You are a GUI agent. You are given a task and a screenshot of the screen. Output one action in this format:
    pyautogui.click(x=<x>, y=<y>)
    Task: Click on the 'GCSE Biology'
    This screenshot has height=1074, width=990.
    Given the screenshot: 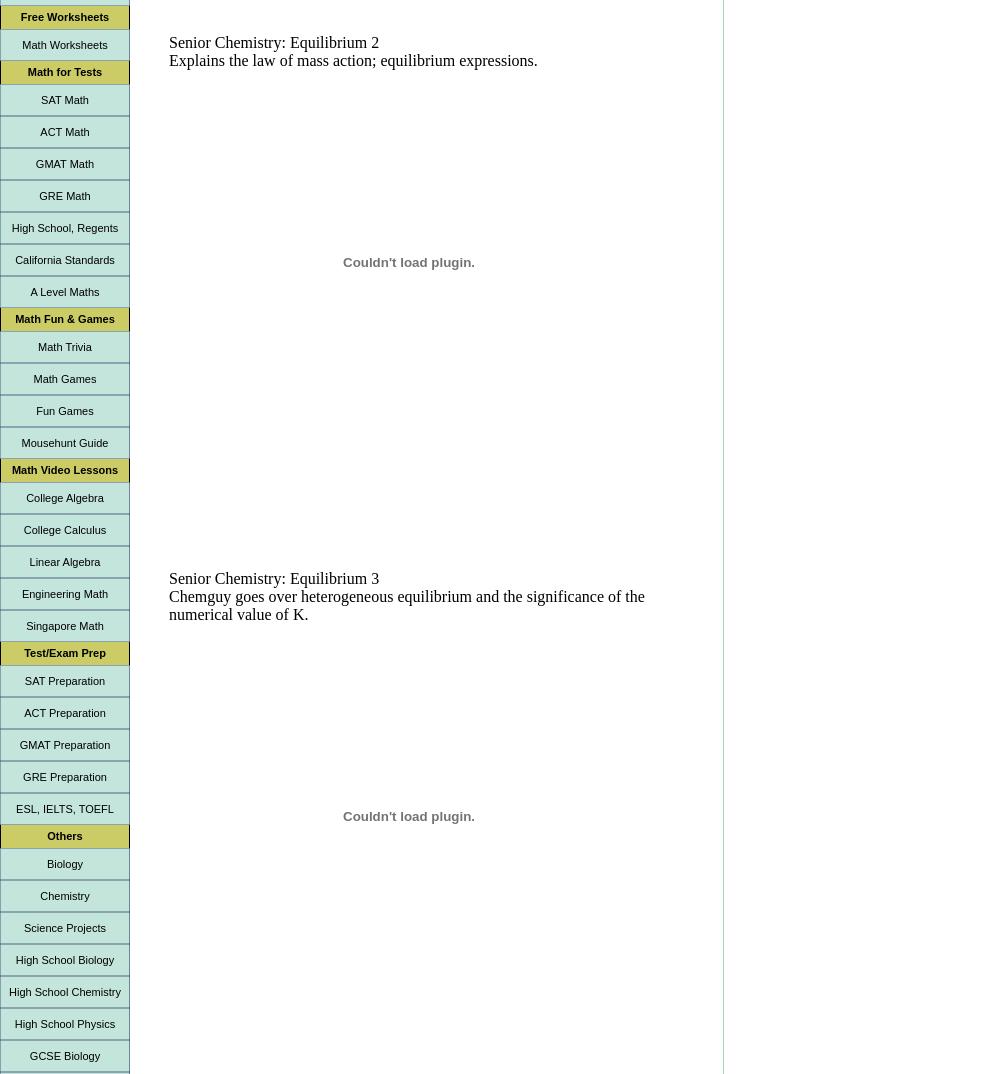 What is the action you would take?
    pyautogui.click(x=64, y=1055)
    